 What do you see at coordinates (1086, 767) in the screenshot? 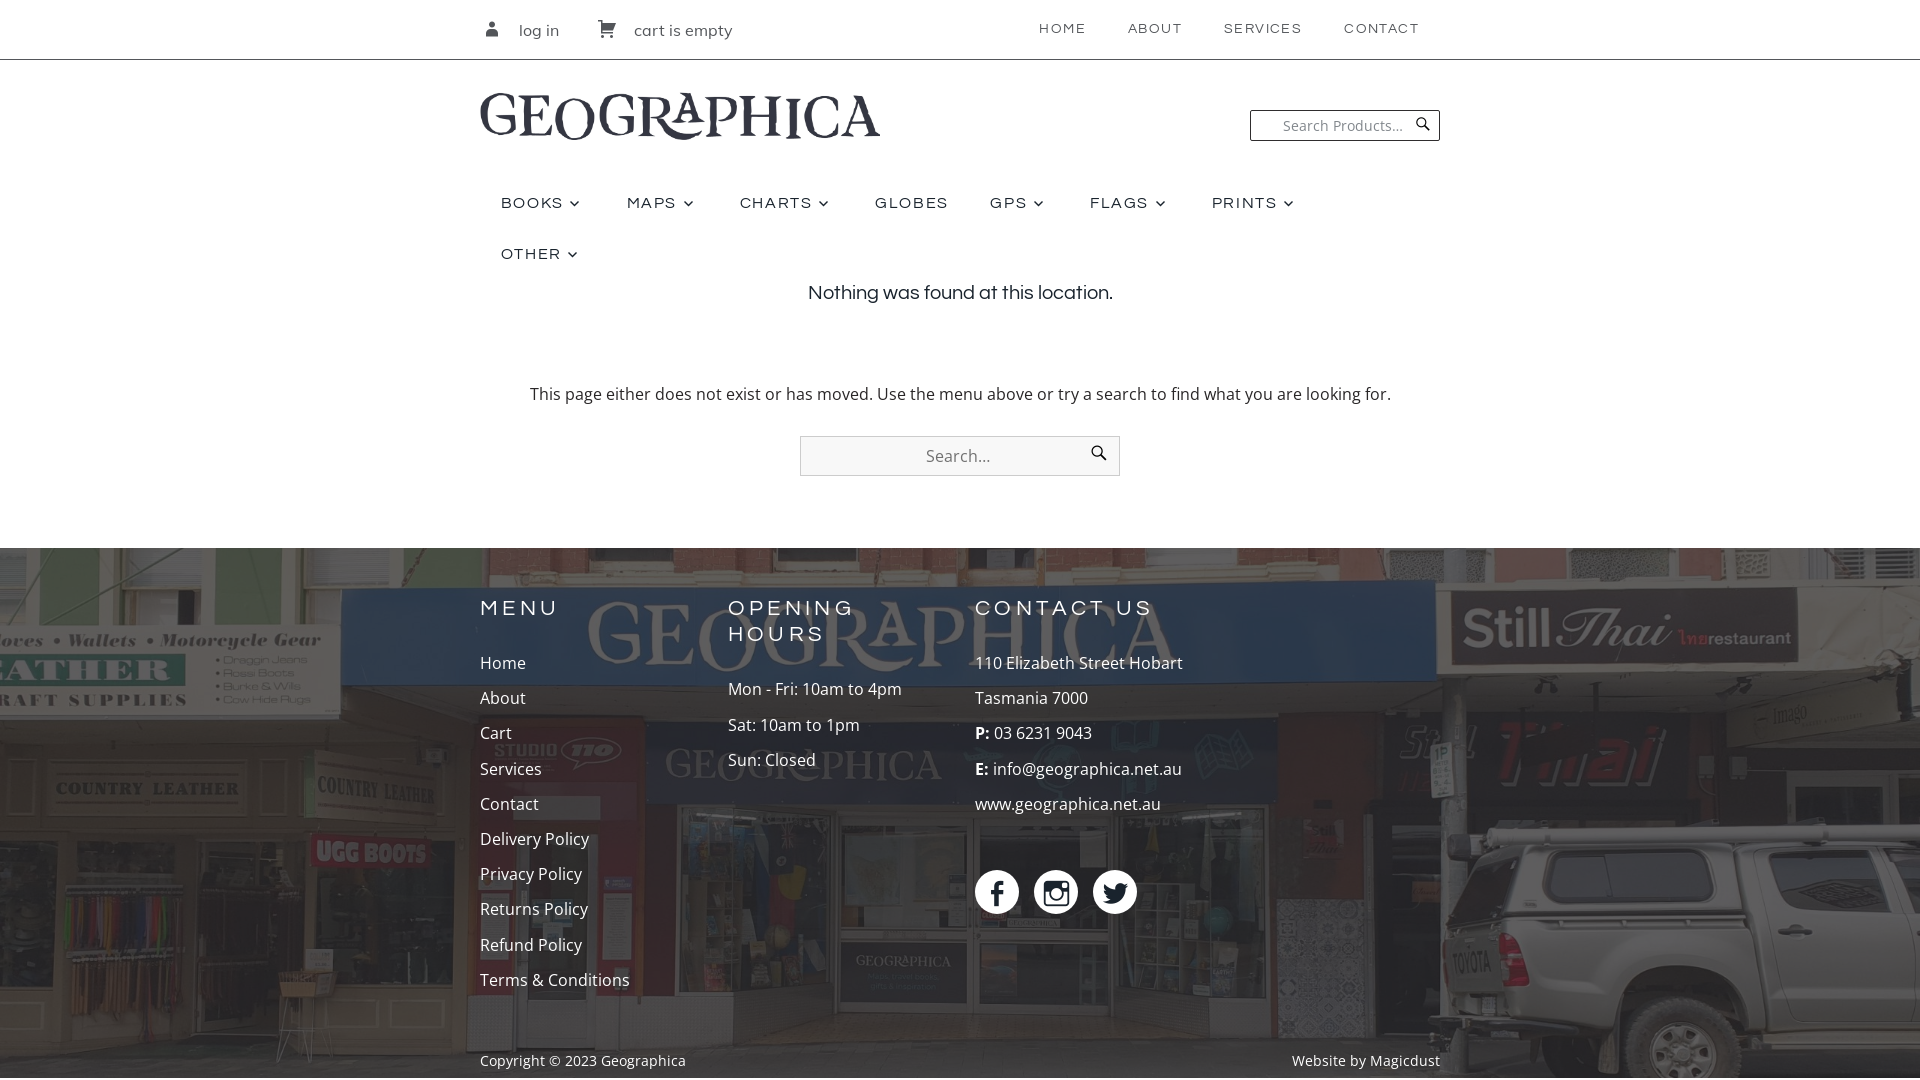
I see `'info@geographica.net.au'` at bounding box center [1086, 767].